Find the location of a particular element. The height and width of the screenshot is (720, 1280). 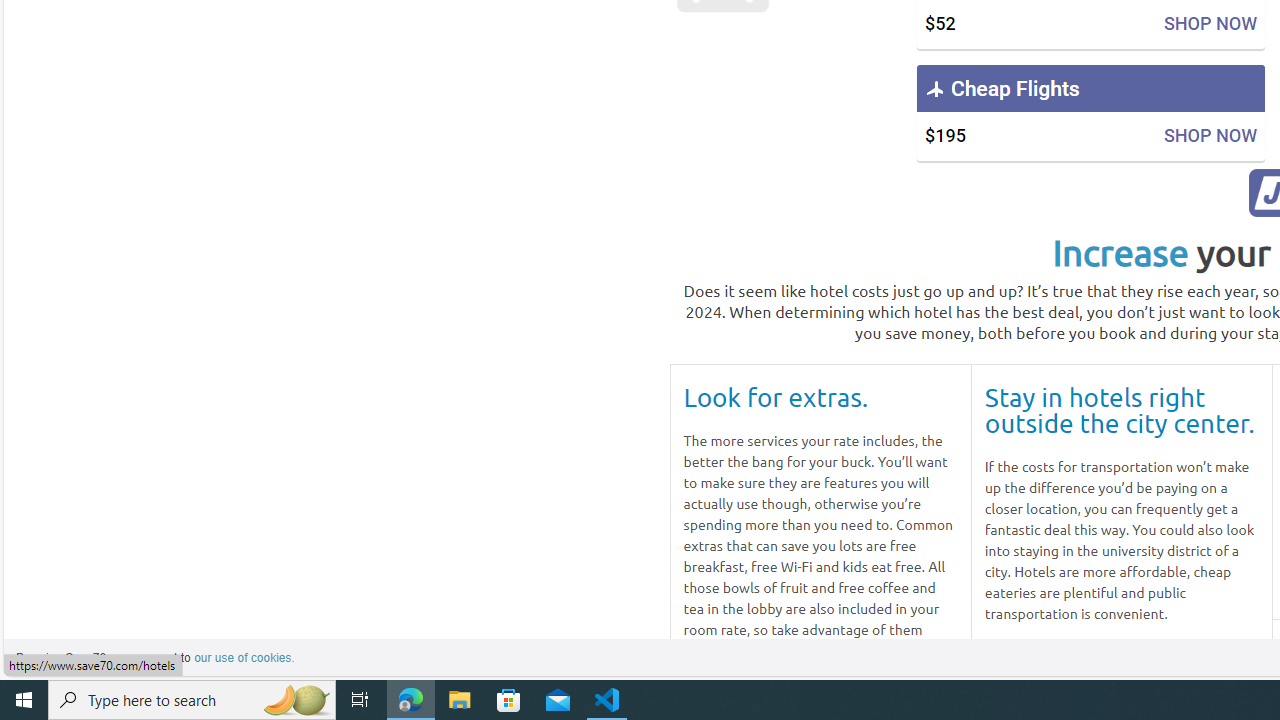

'learn more about cookies' is located at coordinates (243, 657).